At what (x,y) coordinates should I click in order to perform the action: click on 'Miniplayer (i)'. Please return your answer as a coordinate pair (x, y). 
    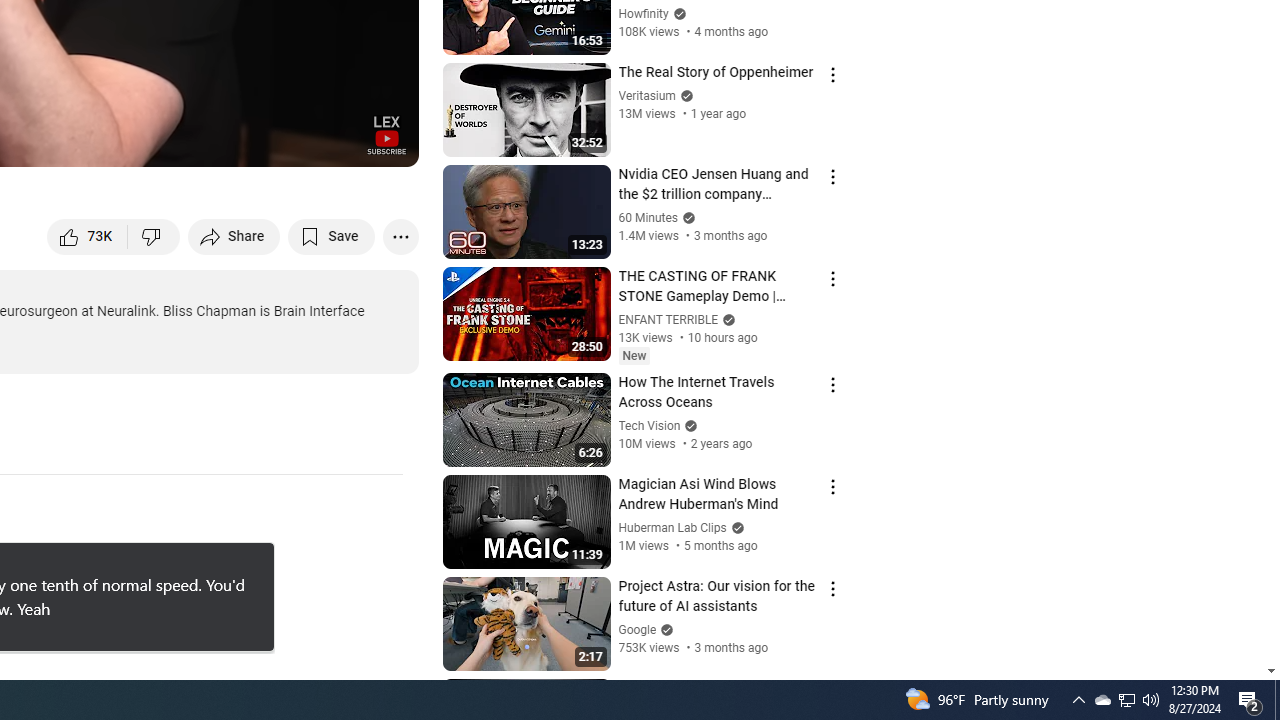
    Looking at the image, I should click on (285, 141).